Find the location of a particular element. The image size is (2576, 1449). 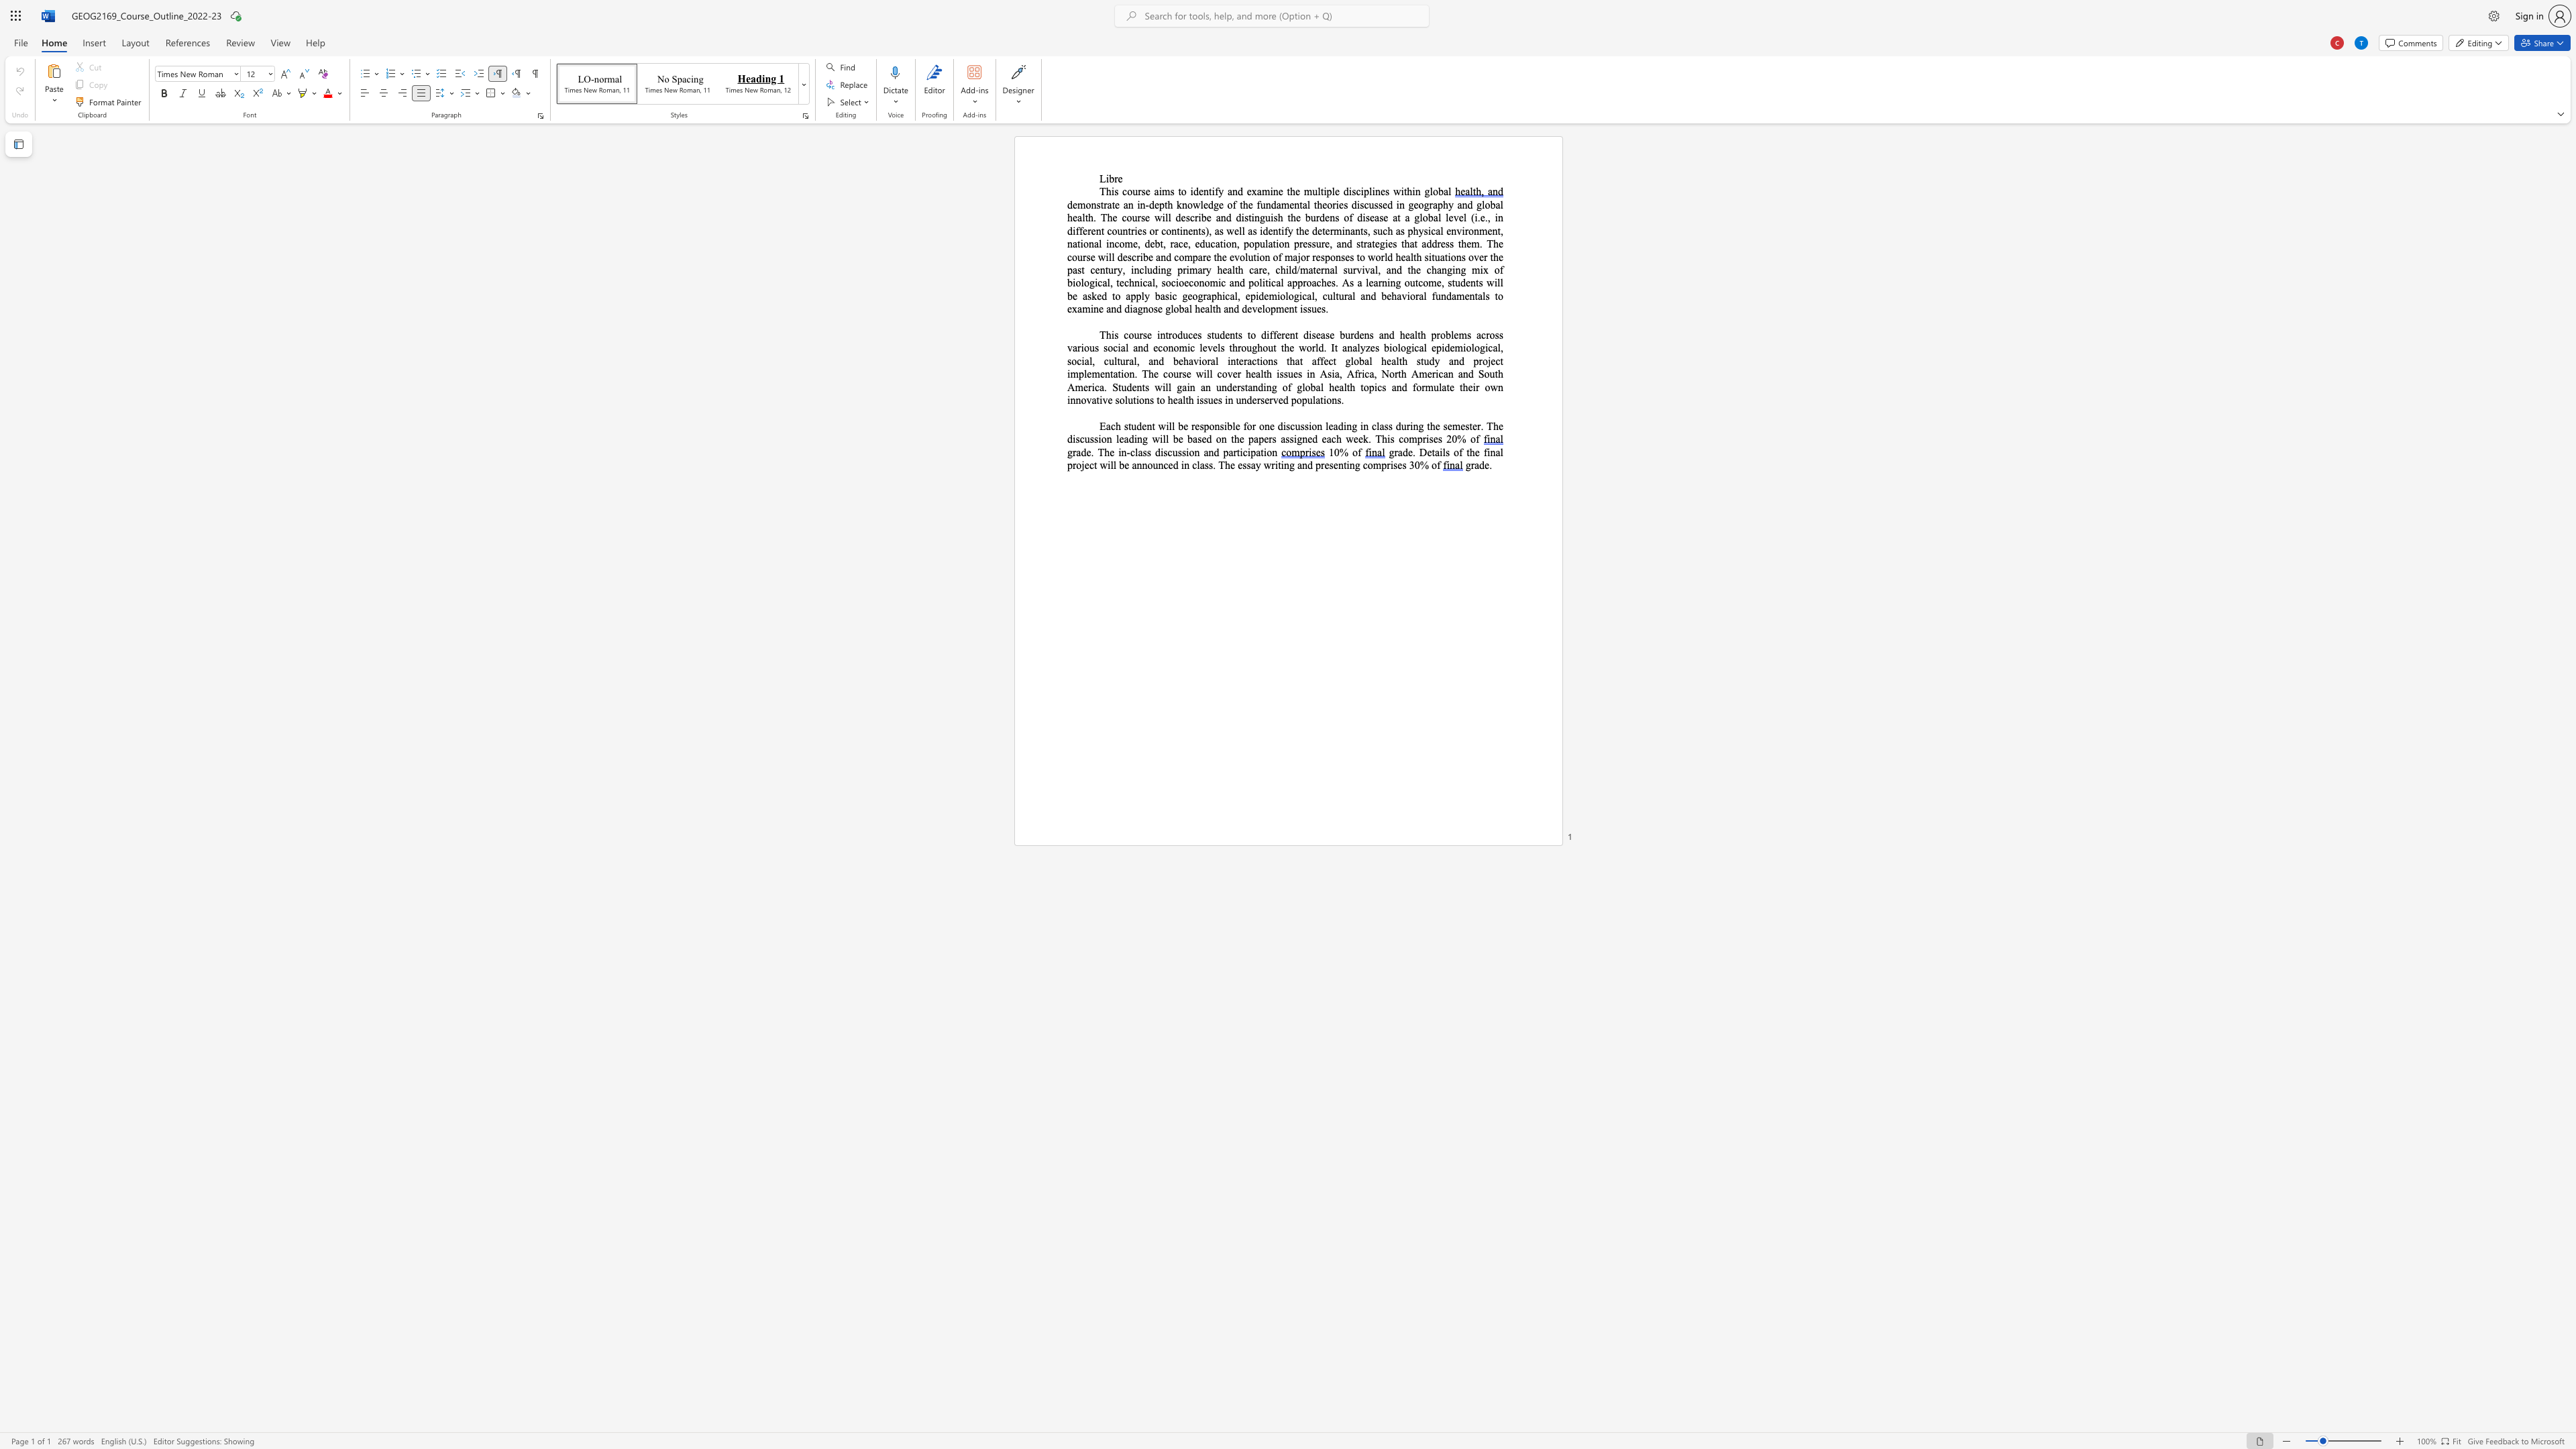

the 2th character "o" in the text is located at coordinates (1426, 282).